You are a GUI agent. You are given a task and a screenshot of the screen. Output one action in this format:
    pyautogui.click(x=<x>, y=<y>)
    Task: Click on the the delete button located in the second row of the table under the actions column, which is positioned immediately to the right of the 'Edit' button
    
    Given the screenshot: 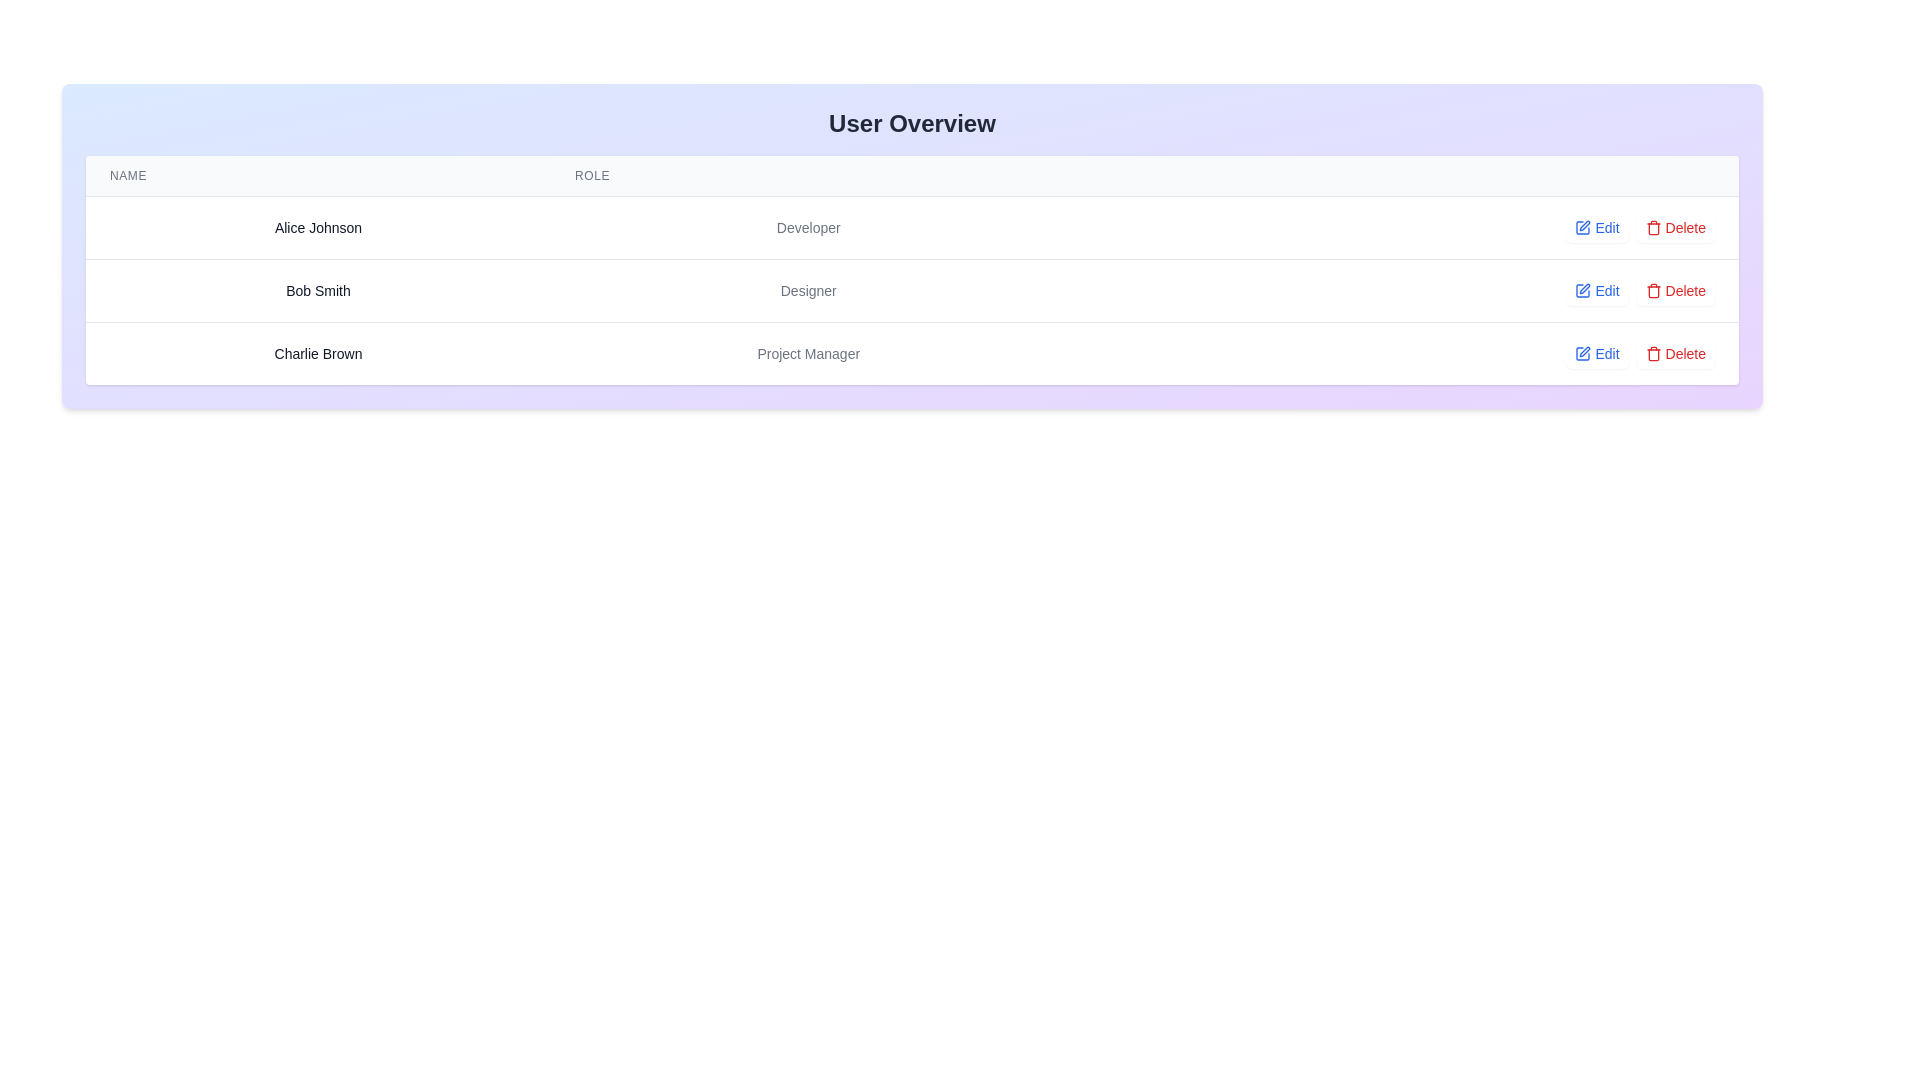 What is the action you would take?
    pyautogui.click(x=1675, y=290)
    